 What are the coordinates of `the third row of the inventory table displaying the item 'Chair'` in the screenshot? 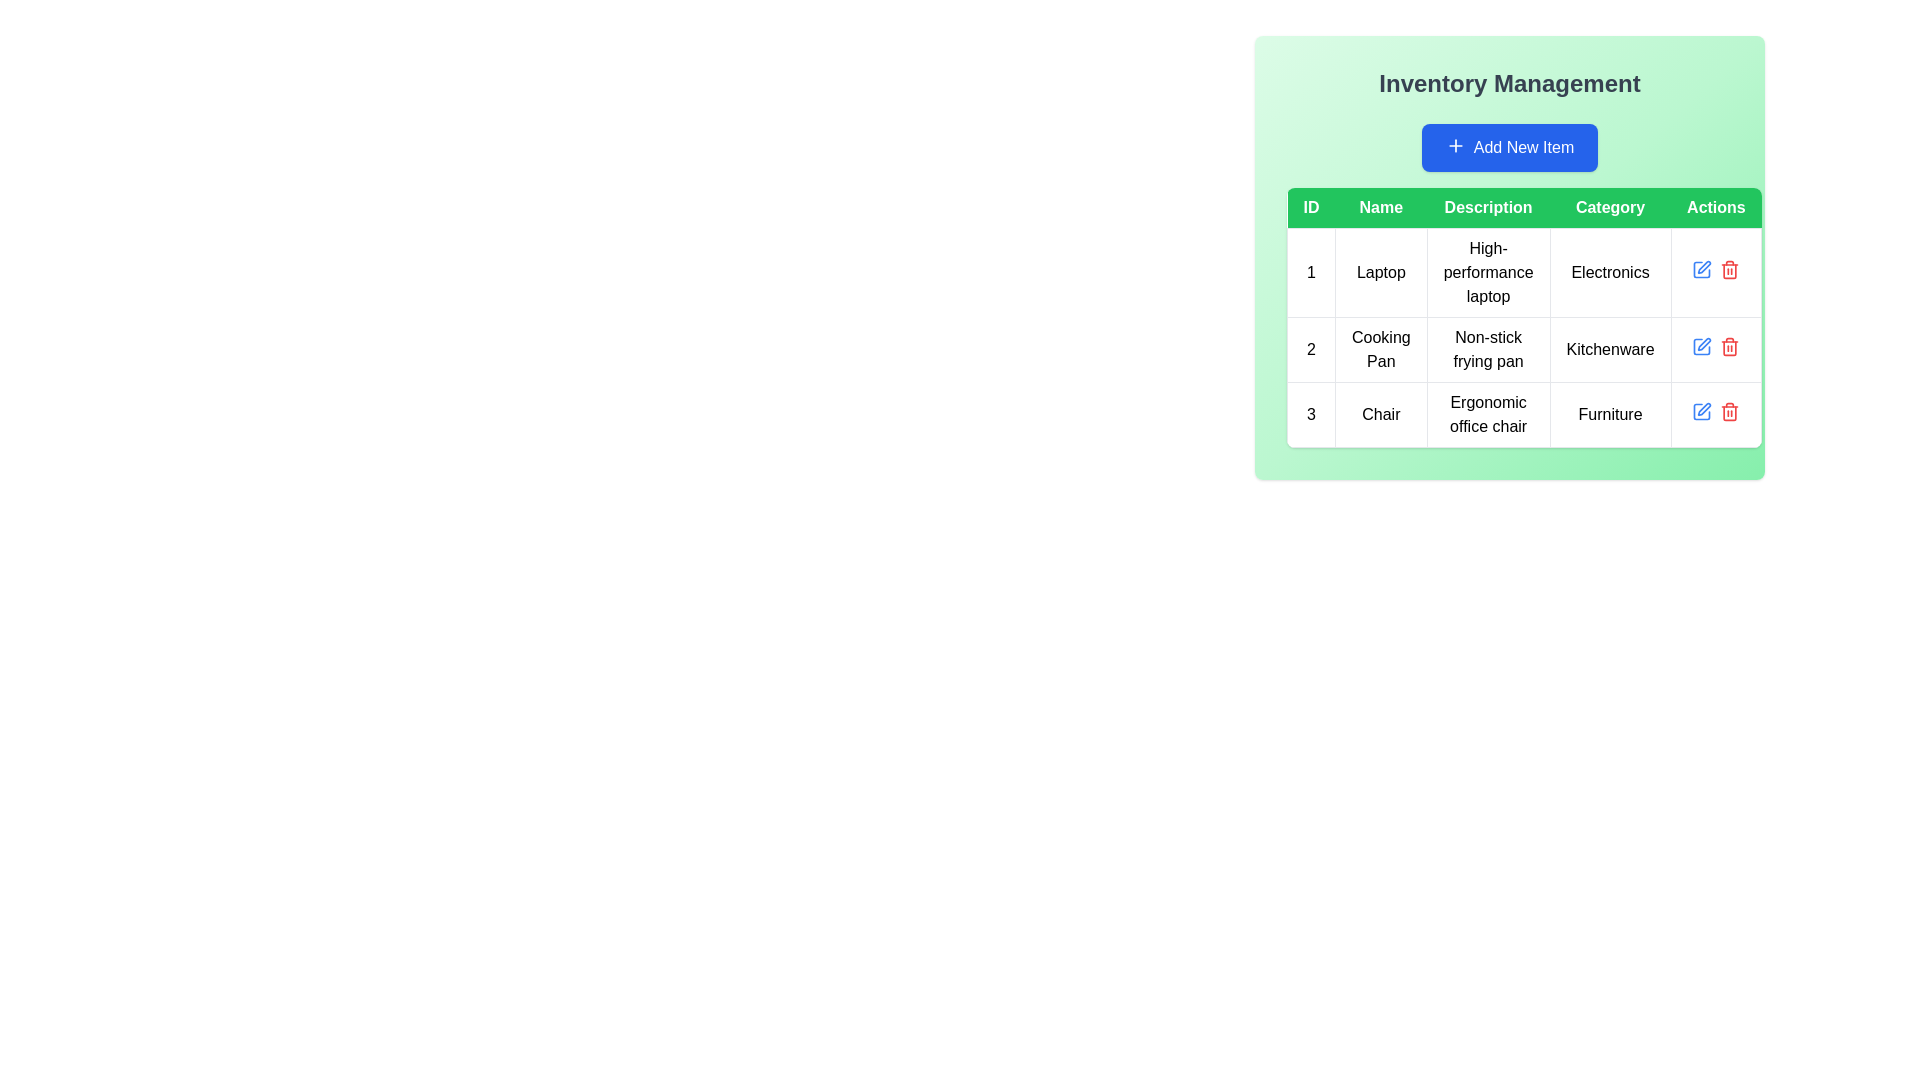 It's located at (1523, 414).